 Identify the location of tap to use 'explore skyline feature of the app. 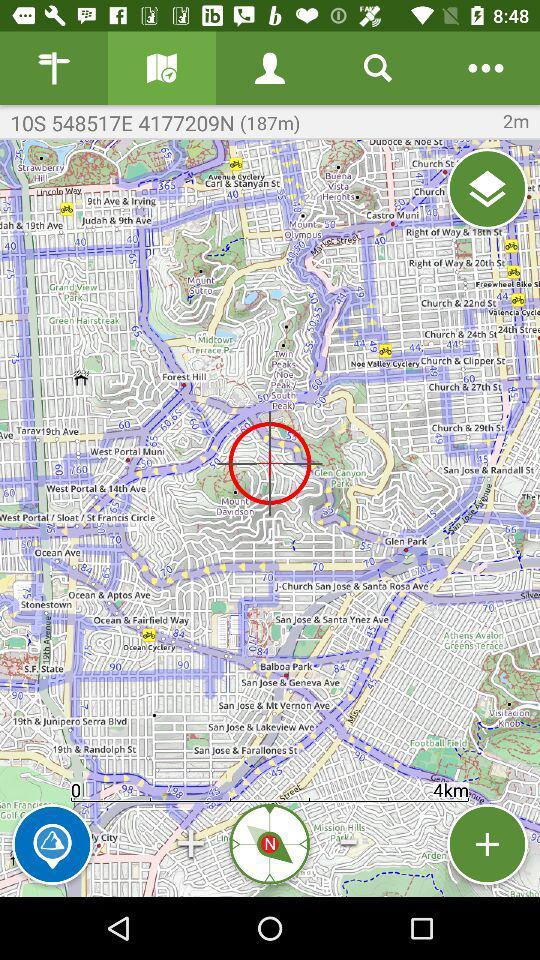
(52, 843).